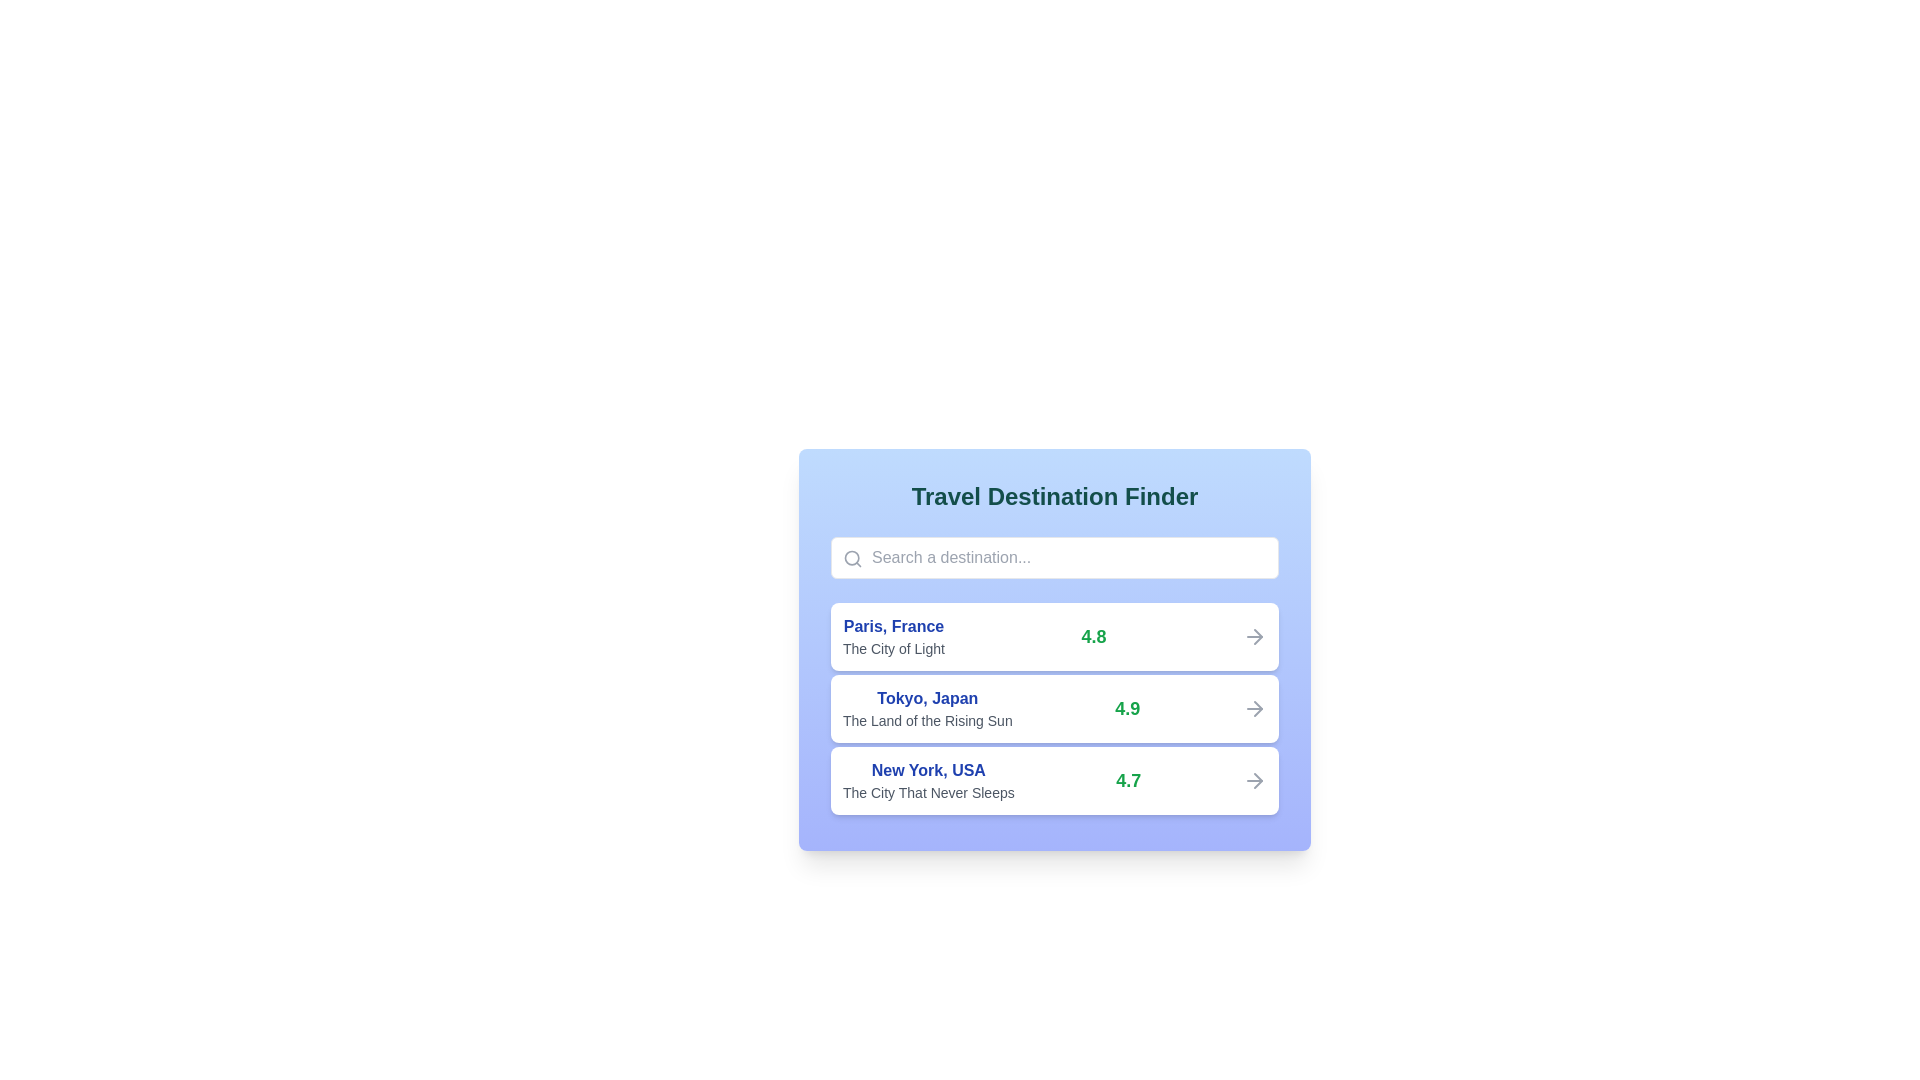 This screenshot has width=1920, height=1080. I want to click on text content of the destination introduction element for 'New York, USA,' which includes the subtitle 'The City That Never Sleeps.' This element is located in the third row of a list within a card layout, positioned below entries for Paris and Tokyo, so click(927, 779).